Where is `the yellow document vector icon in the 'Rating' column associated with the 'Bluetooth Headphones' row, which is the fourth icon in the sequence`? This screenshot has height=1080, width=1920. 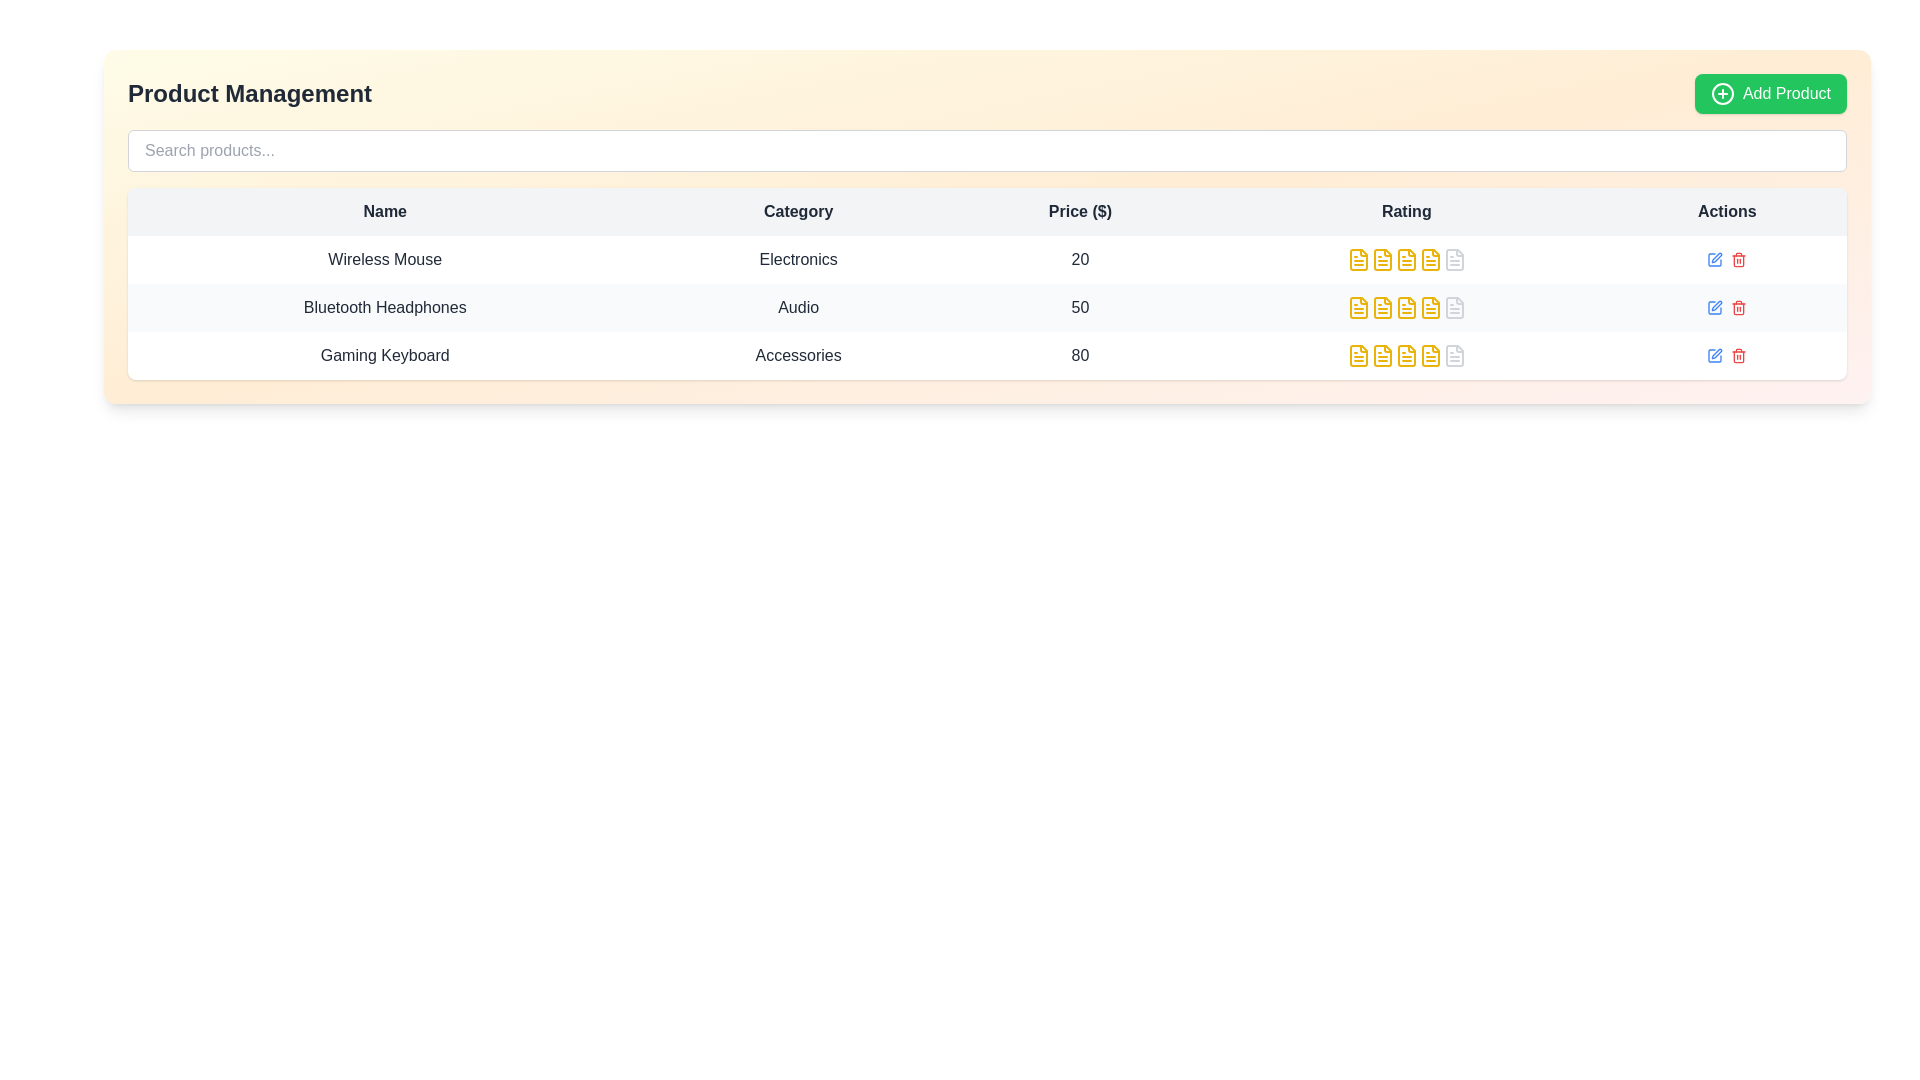
the yellow document vector icon in the 'Rating' column associated with the 'Bluetooth Headphones' row, which is the fourth icon in the sequence is located at coordinates (1429, 308).